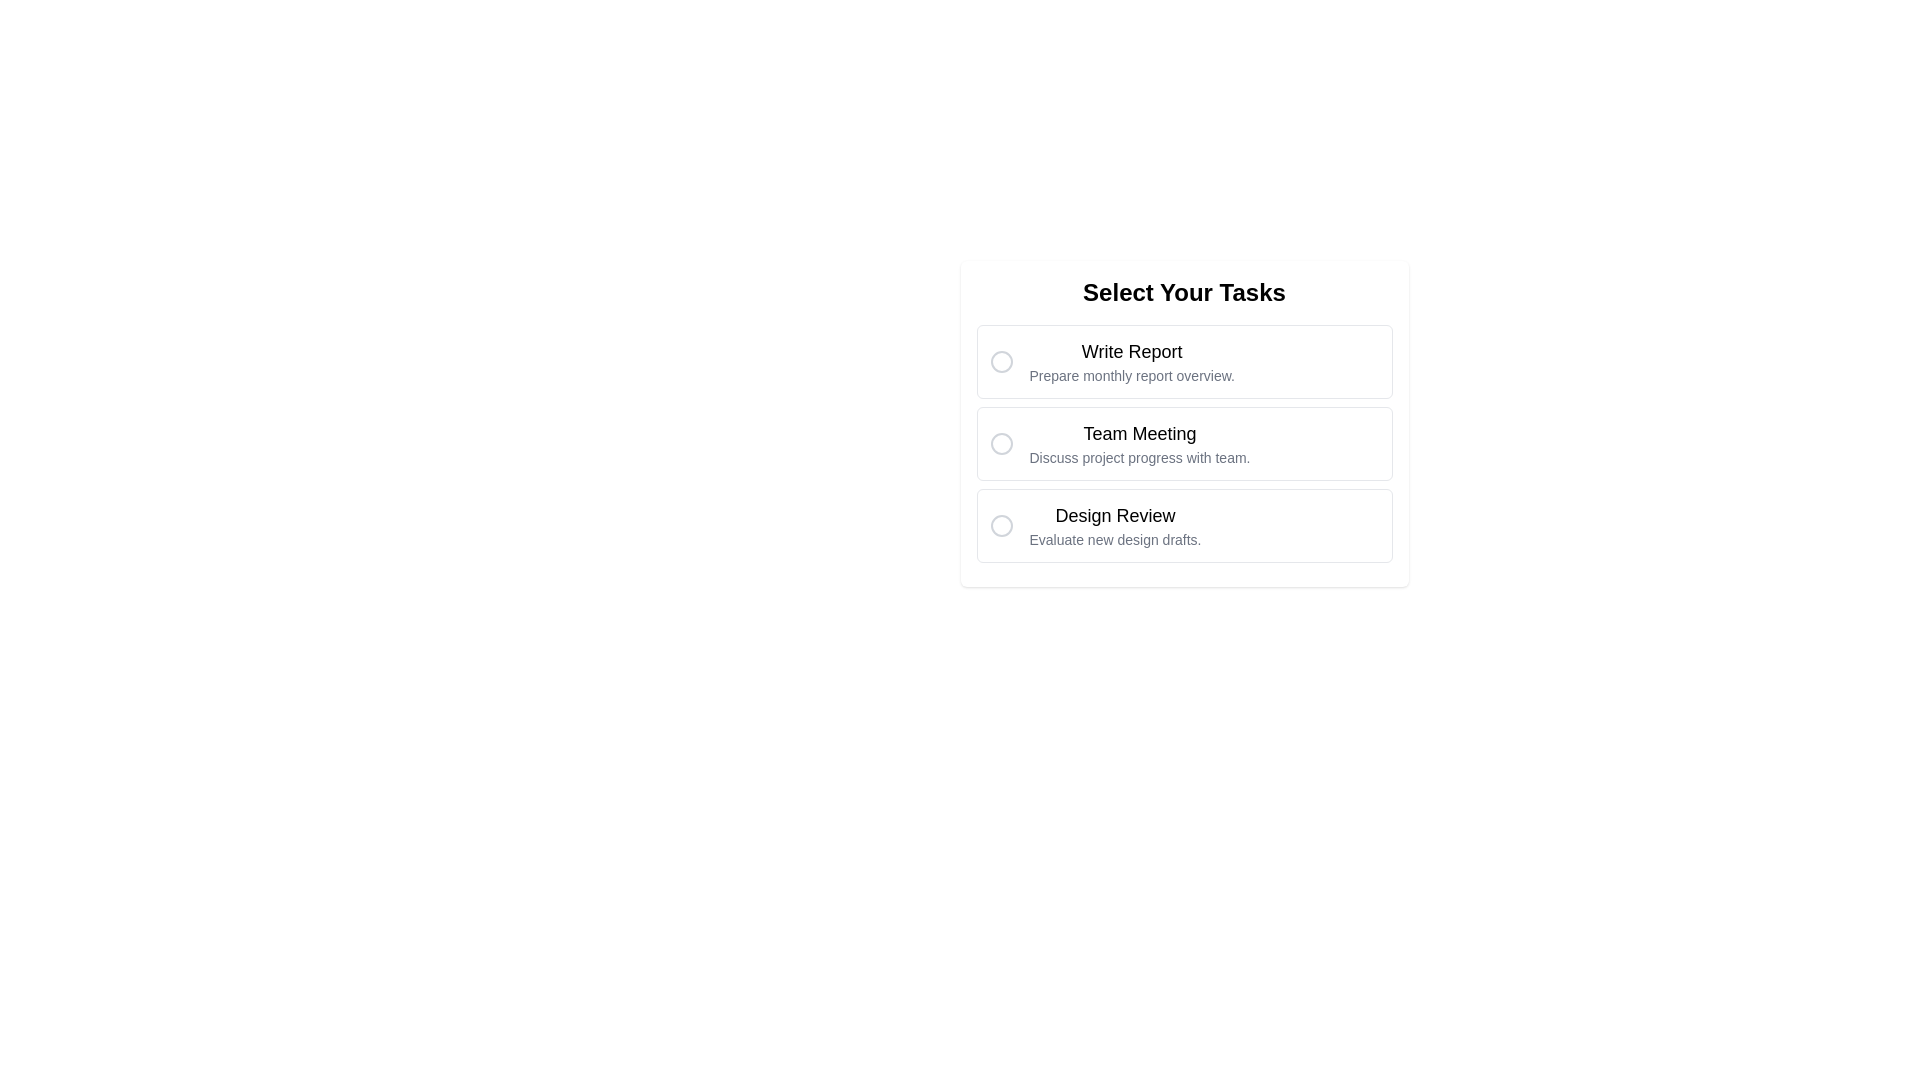  Describe the element at coordinates (1001, 442) in the screenshot. I see `the circular graphical icon with a gray border located in the top-left corner of the 'Team Meeting' task card` at that location.